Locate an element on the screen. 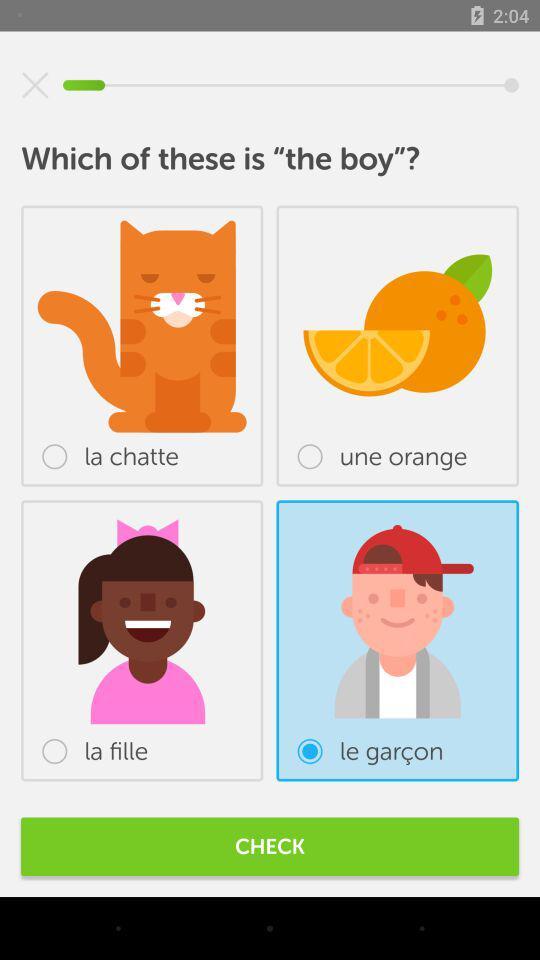 The image size is (540, 960). check item is located at coordinates (270, 845).